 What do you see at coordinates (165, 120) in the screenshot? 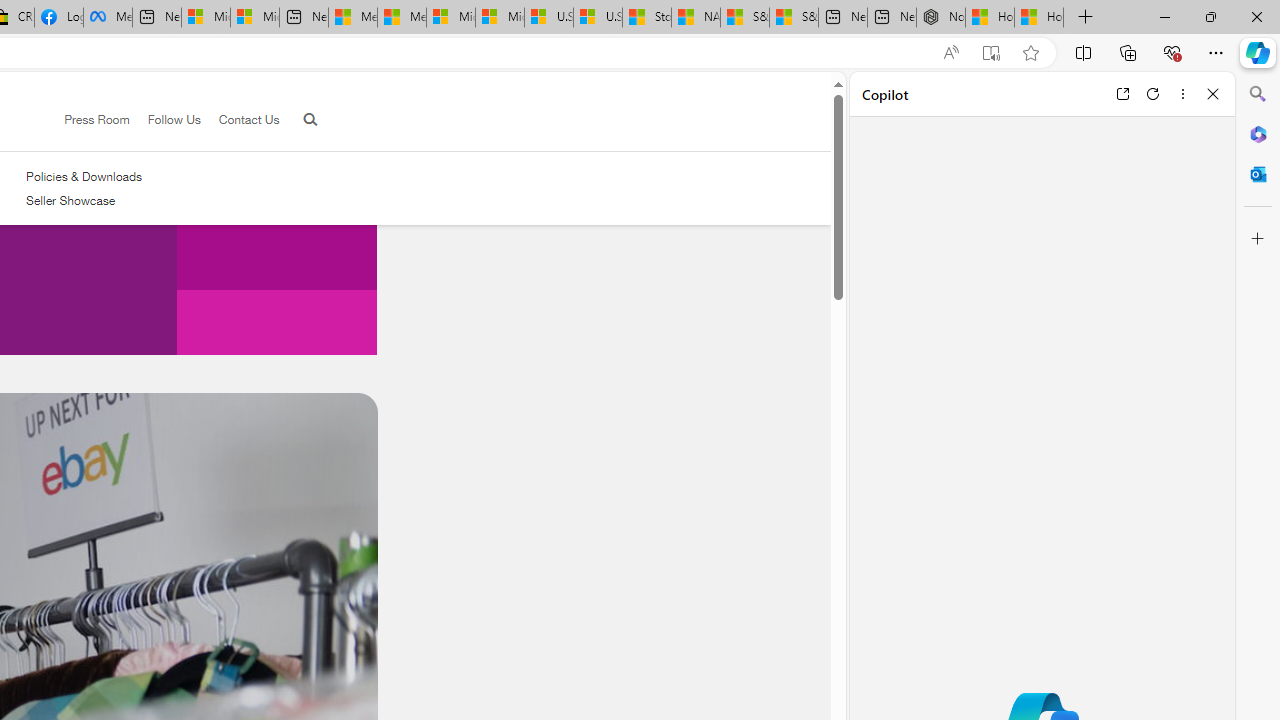
I see `'Follow Us'` at bounding box center [165, 120].